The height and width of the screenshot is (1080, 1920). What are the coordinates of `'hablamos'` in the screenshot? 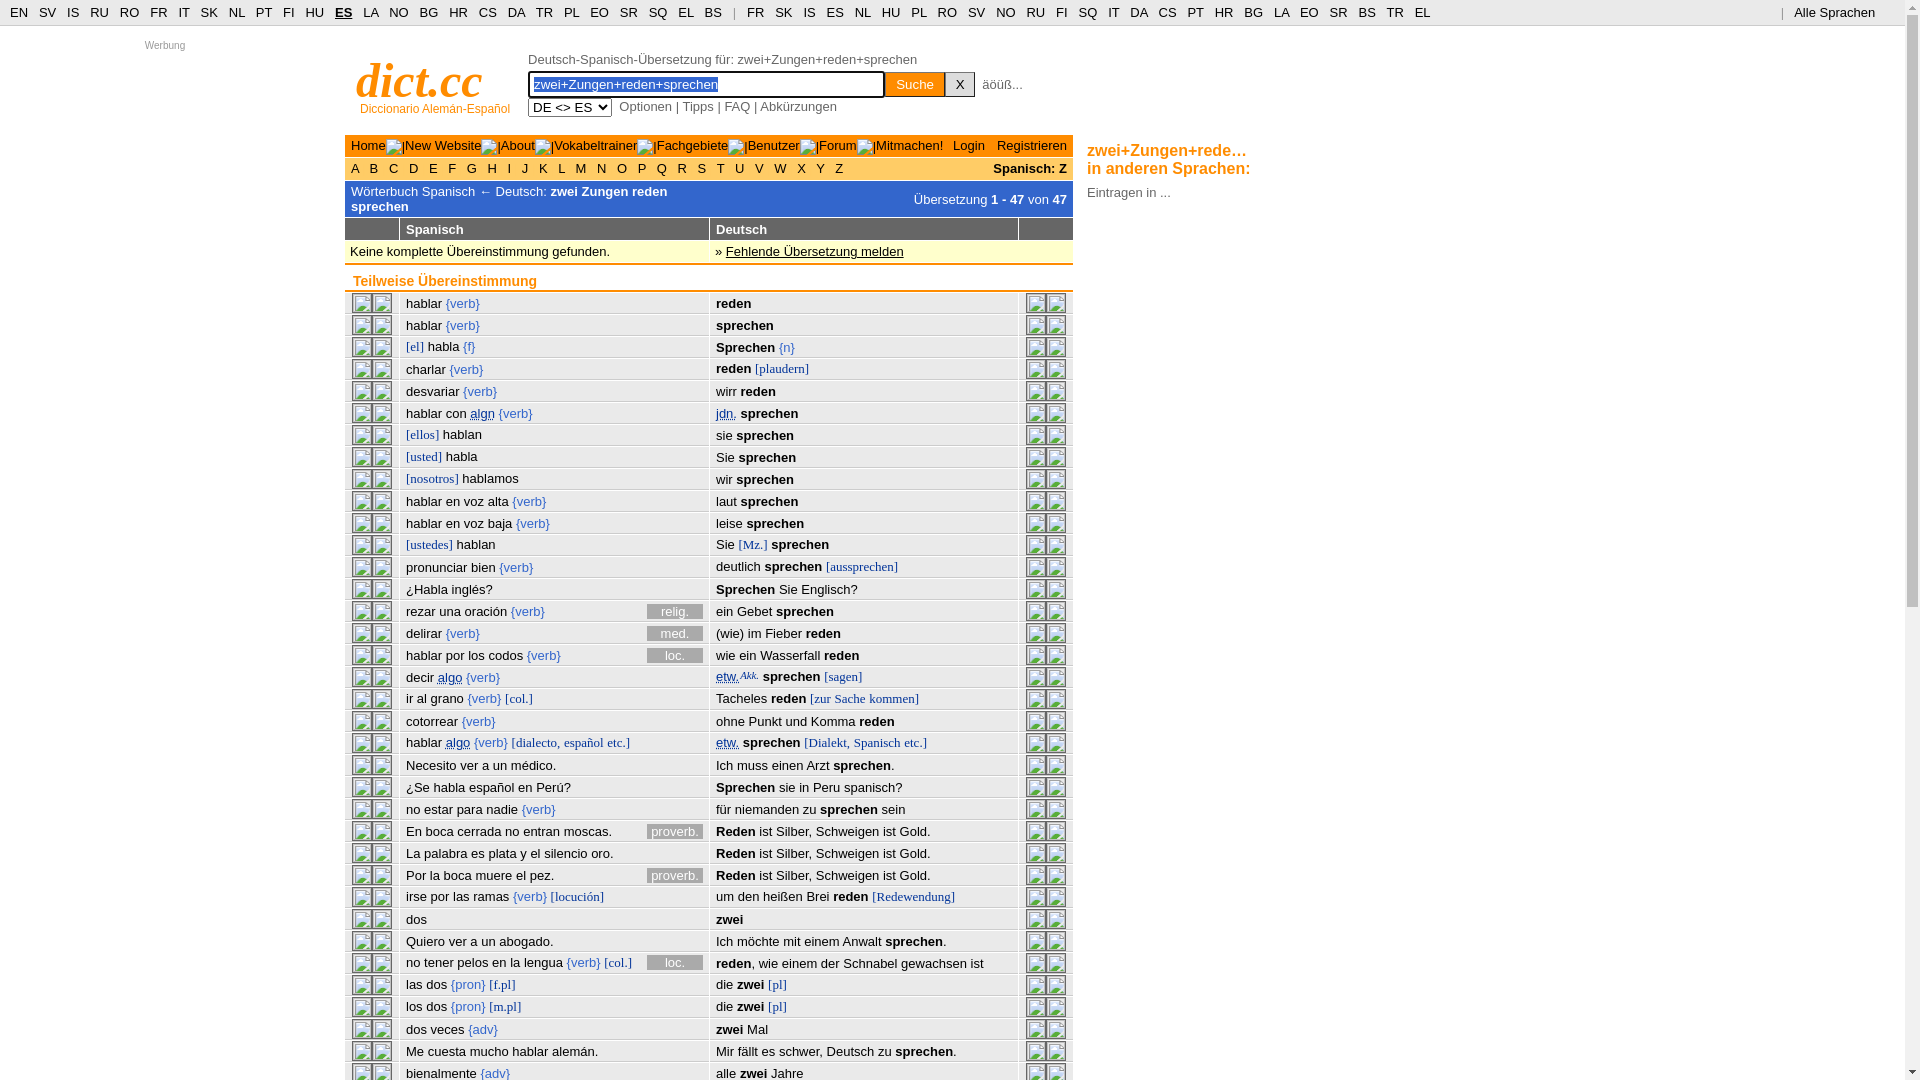 It's located at (489, 478).